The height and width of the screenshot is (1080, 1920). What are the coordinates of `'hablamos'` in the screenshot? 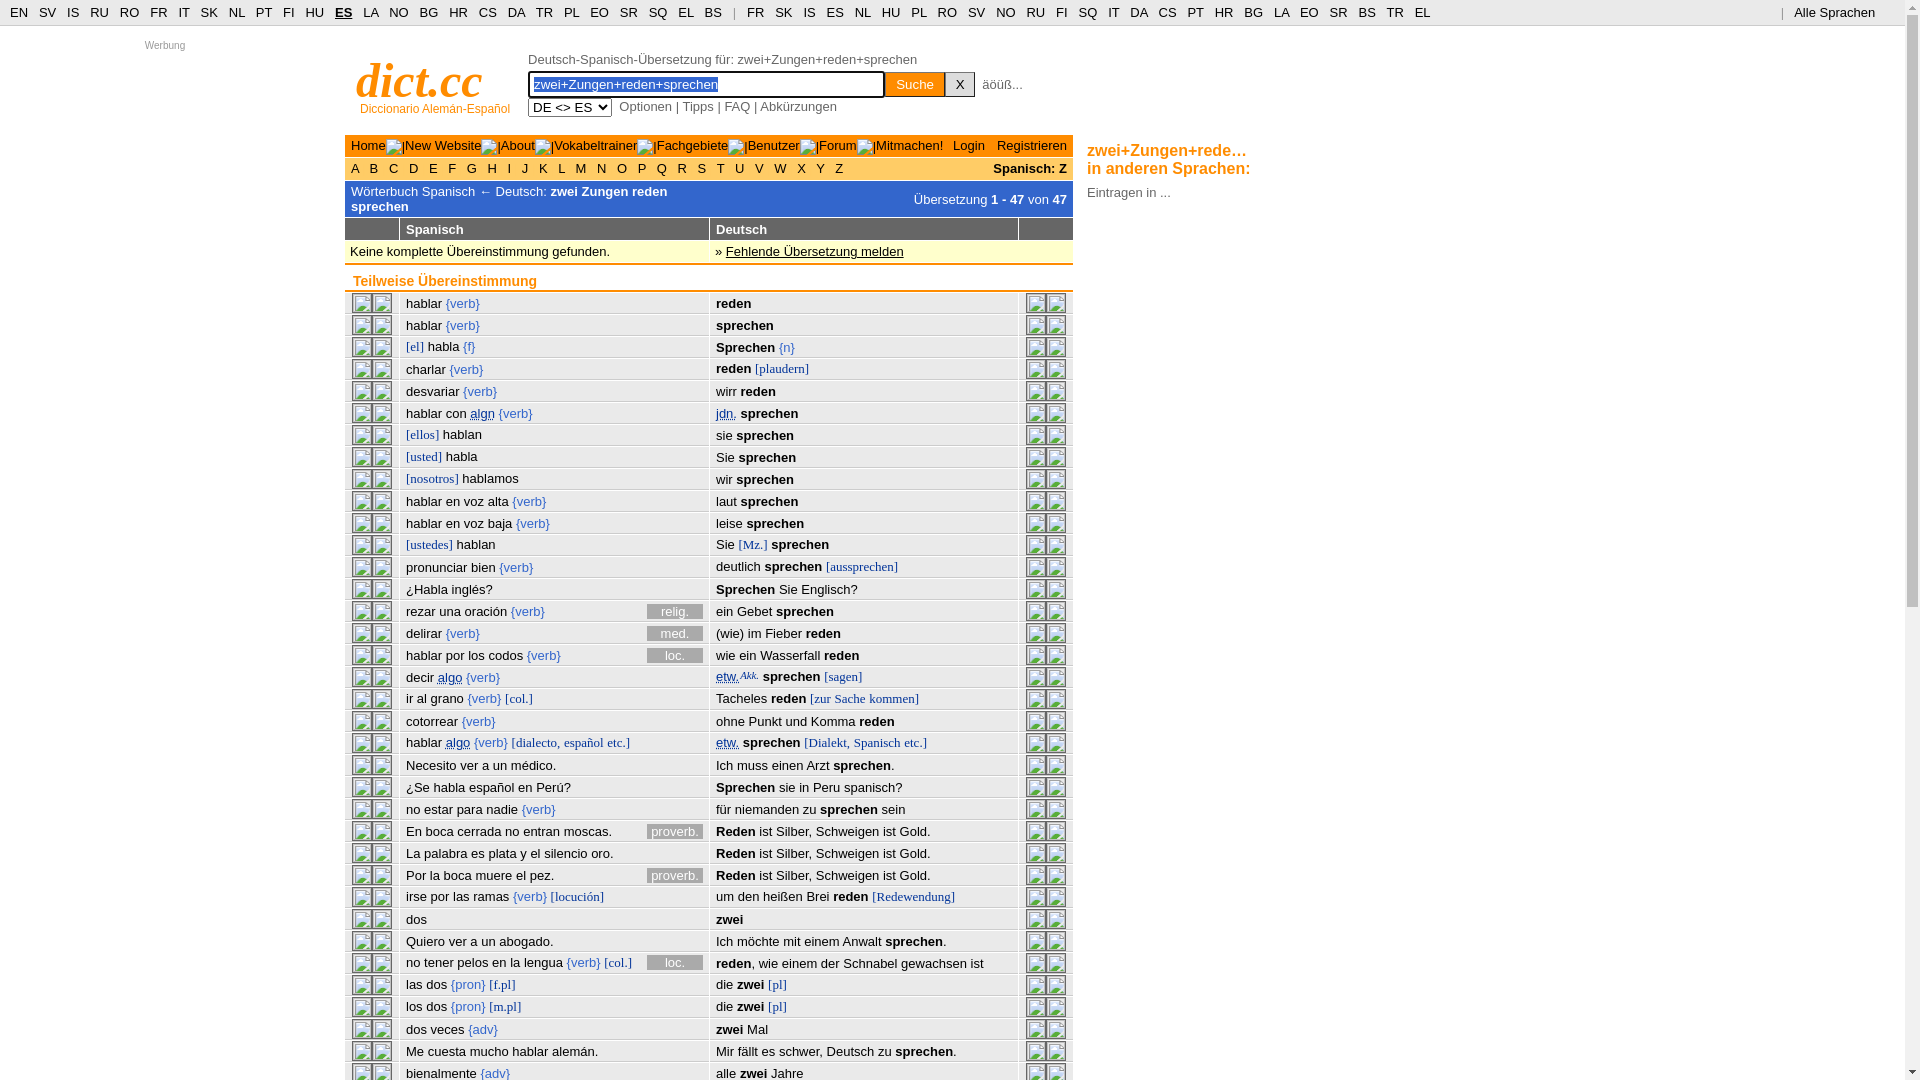 It's located at (489, 478).